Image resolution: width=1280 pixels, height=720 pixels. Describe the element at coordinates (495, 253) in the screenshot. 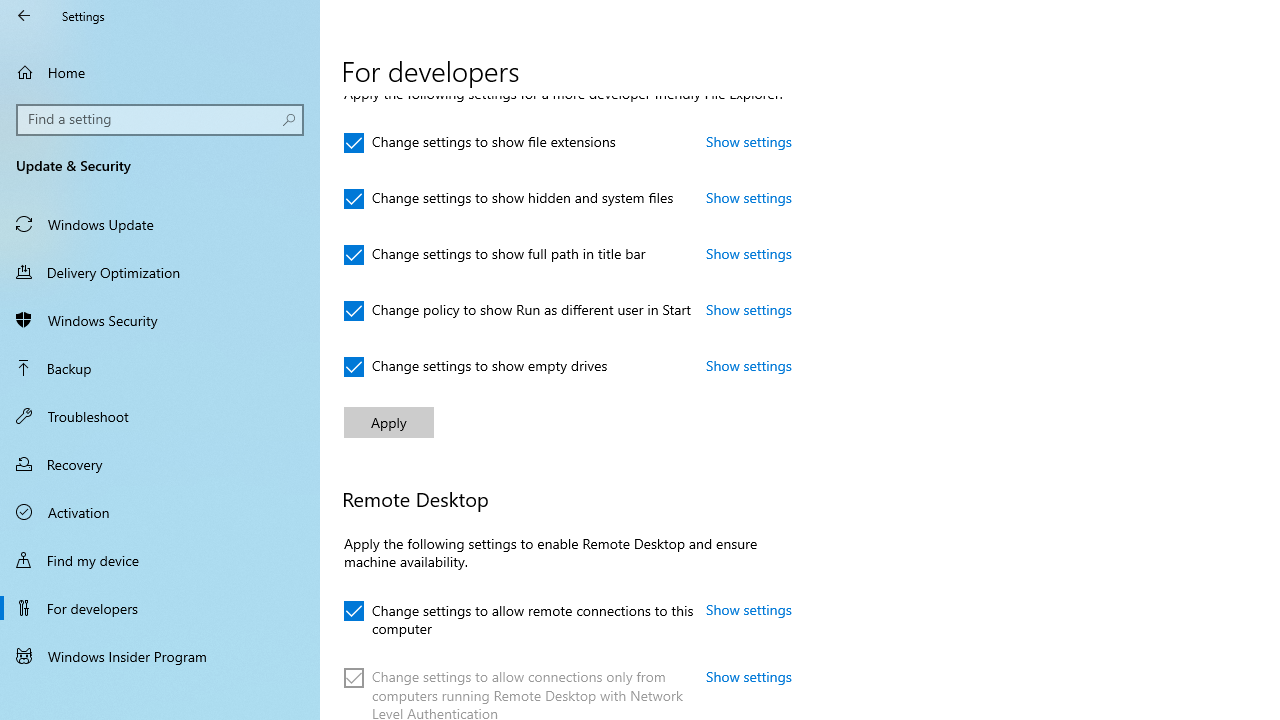

I see `'Change settings to show full path in title bar'` at that location.